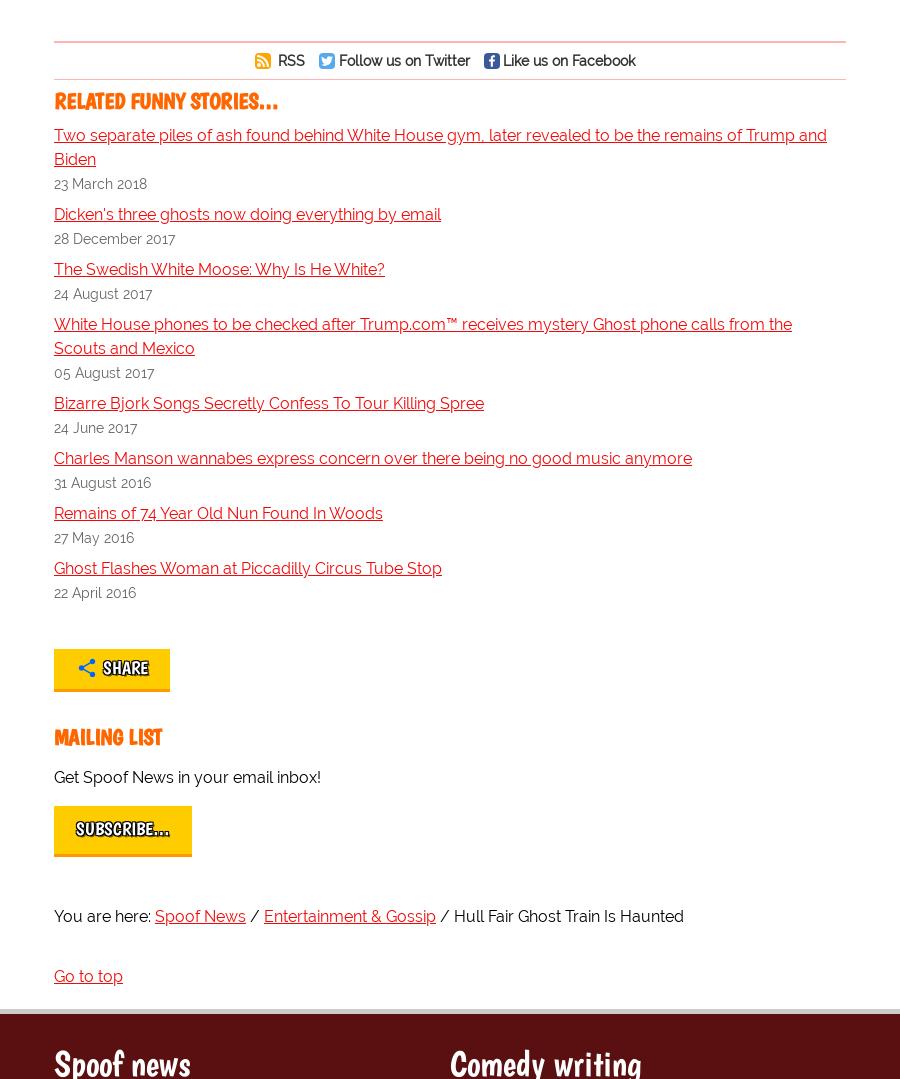 The height and width of the screenshot is (1079, 900). Describe the element at coordinates (452, 916) in the screenshot. I see `'Hull Fair Ghost Train Is Haunted'` at that location.